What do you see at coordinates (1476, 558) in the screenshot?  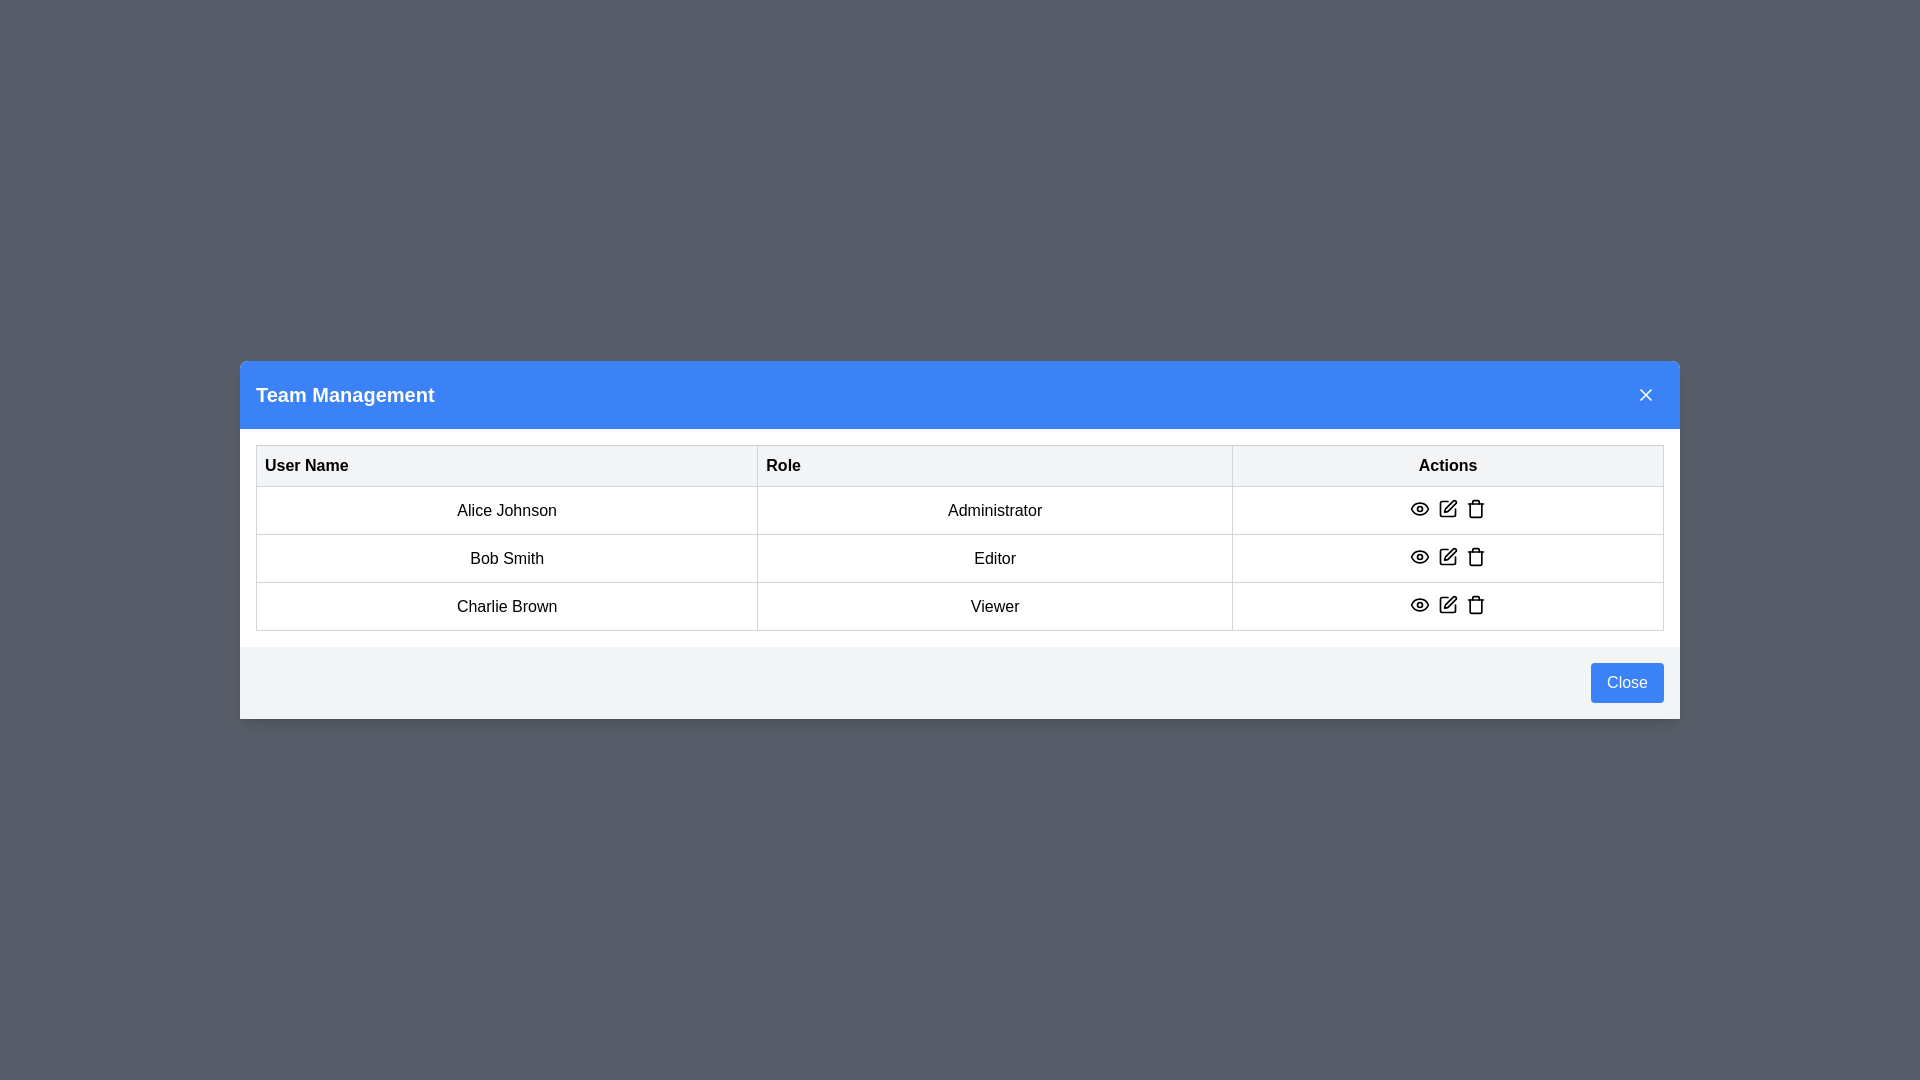 I see `the delete icon button located at the bottom-right corner of the modal window in the 'Actions' section to initiate deletion for the item corresponding to Bob Smith` at bounding box center [1476, 558].